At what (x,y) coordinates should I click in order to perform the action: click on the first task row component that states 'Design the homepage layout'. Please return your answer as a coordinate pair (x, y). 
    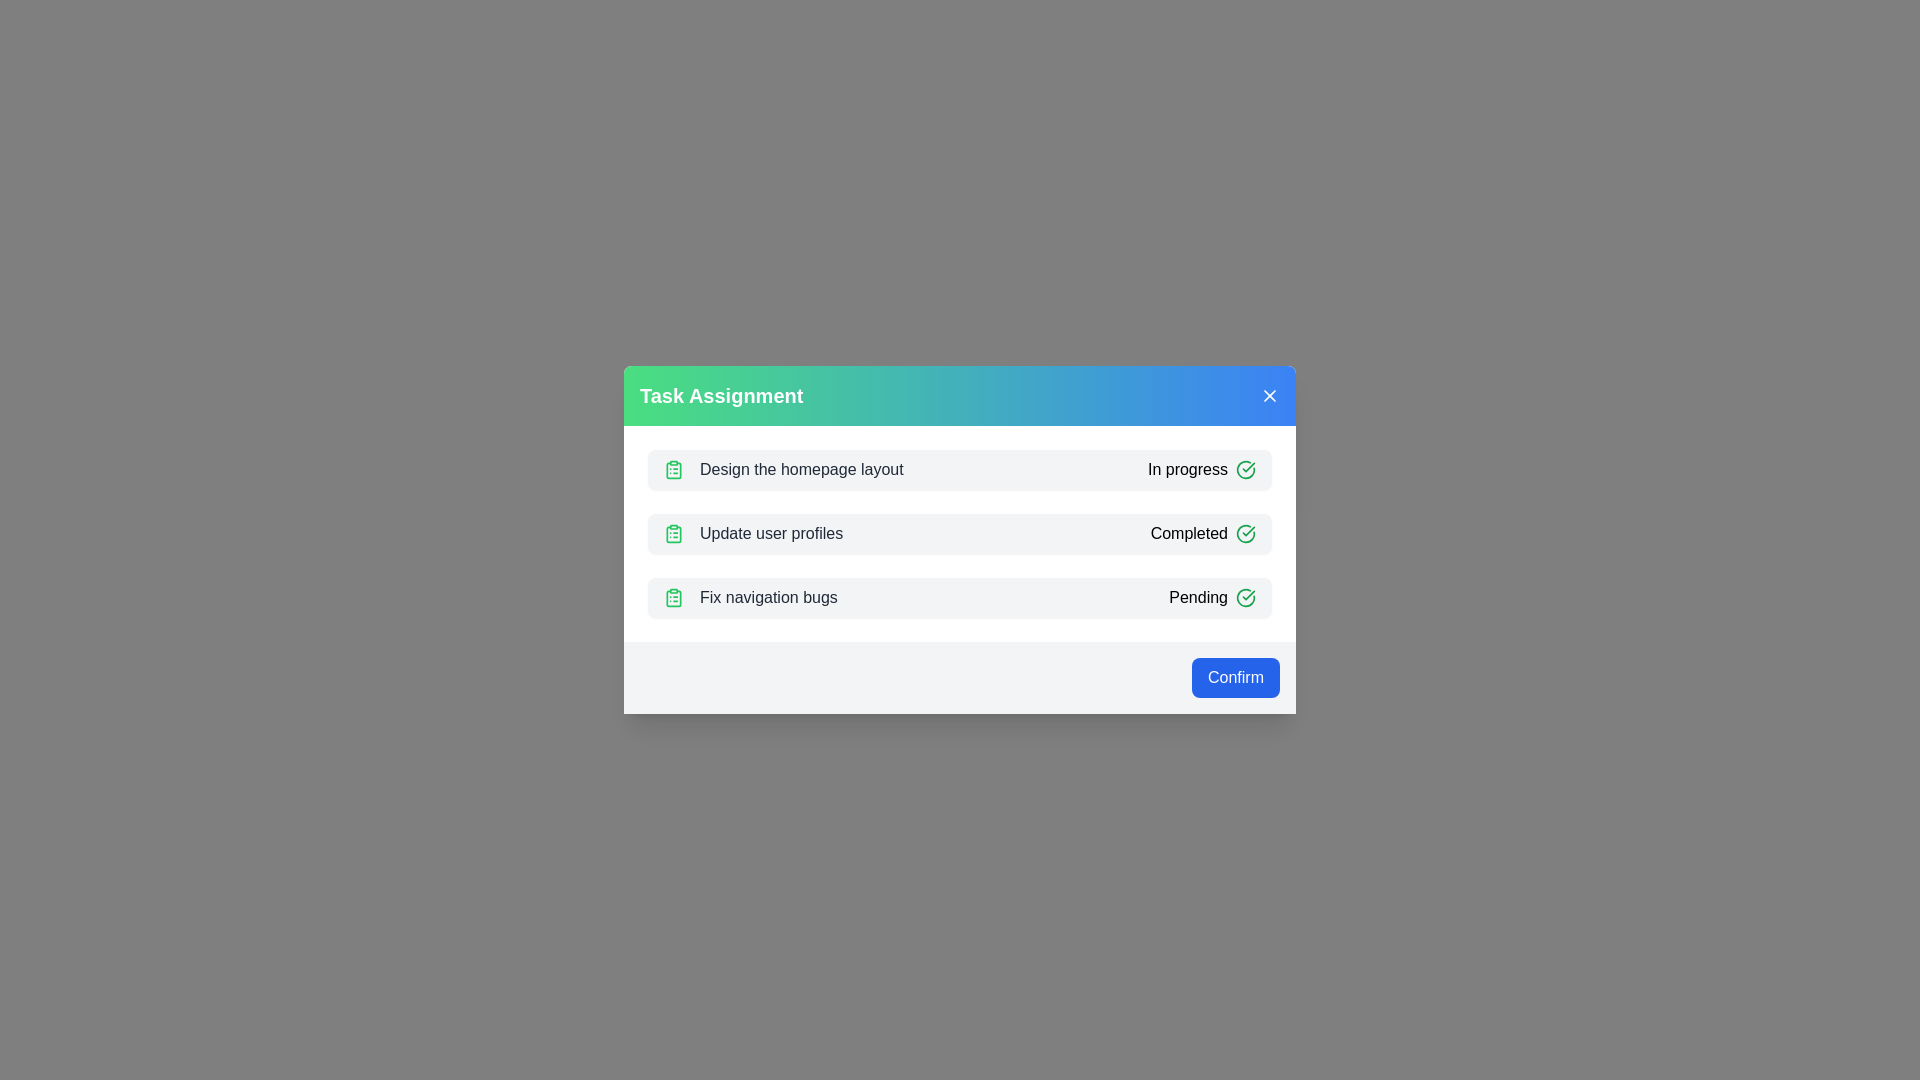
    Looking at the image, I should click on (960, 470).